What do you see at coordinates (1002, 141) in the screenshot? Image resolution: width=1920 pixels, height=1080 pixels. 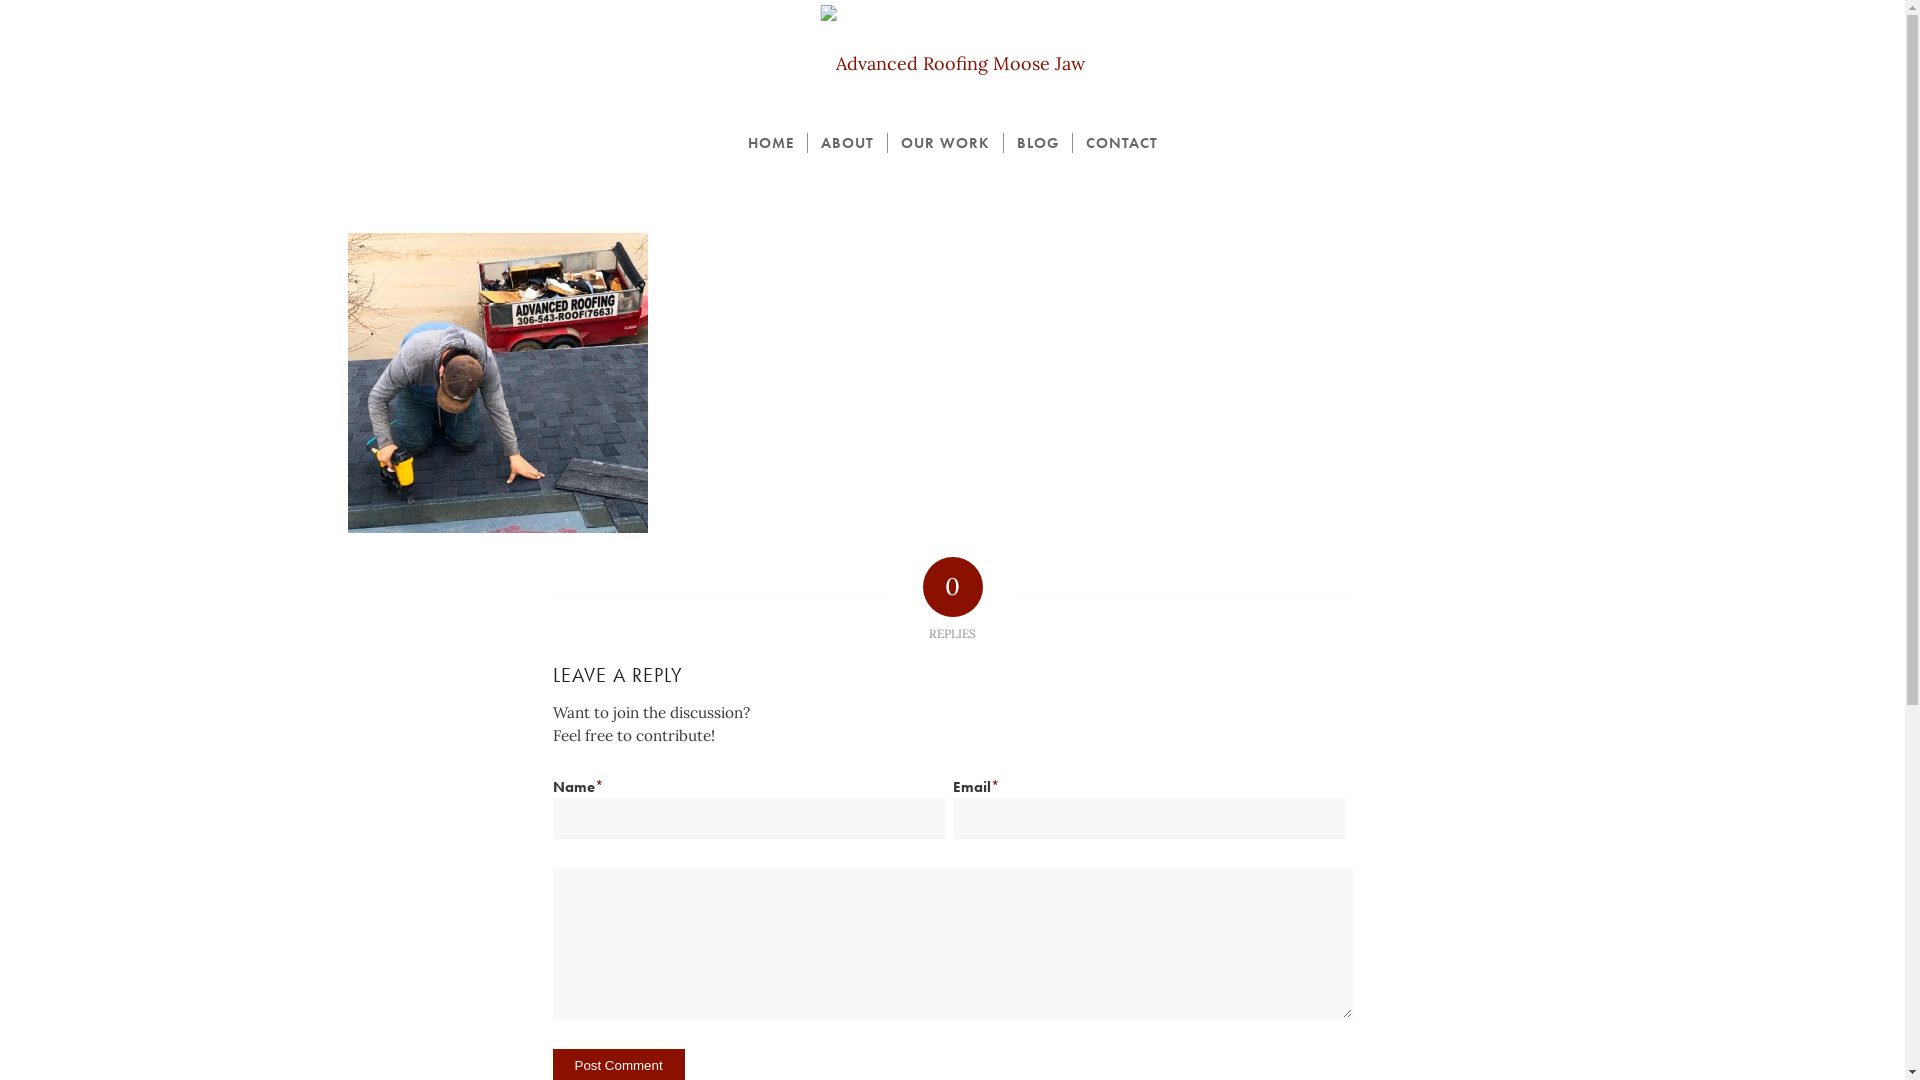 I see `'BLOG'` at bounding box center [1002, 141].